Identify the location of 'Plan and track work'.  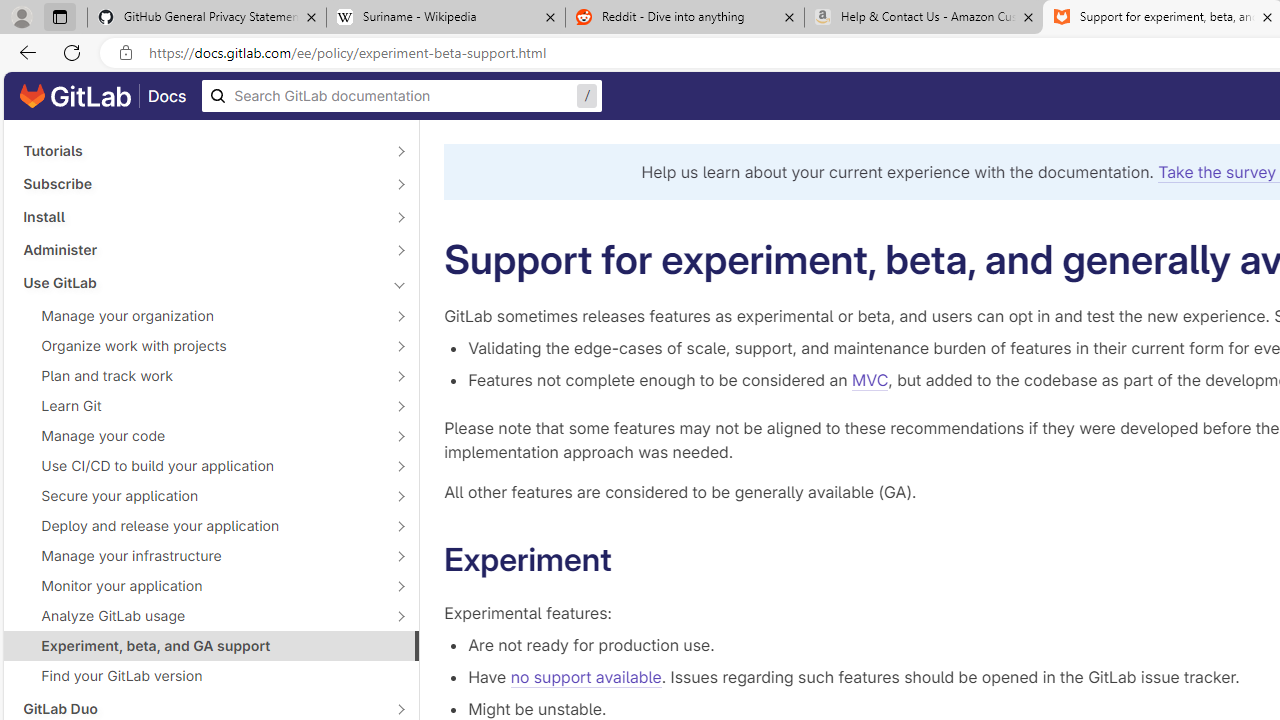
(200, 375).